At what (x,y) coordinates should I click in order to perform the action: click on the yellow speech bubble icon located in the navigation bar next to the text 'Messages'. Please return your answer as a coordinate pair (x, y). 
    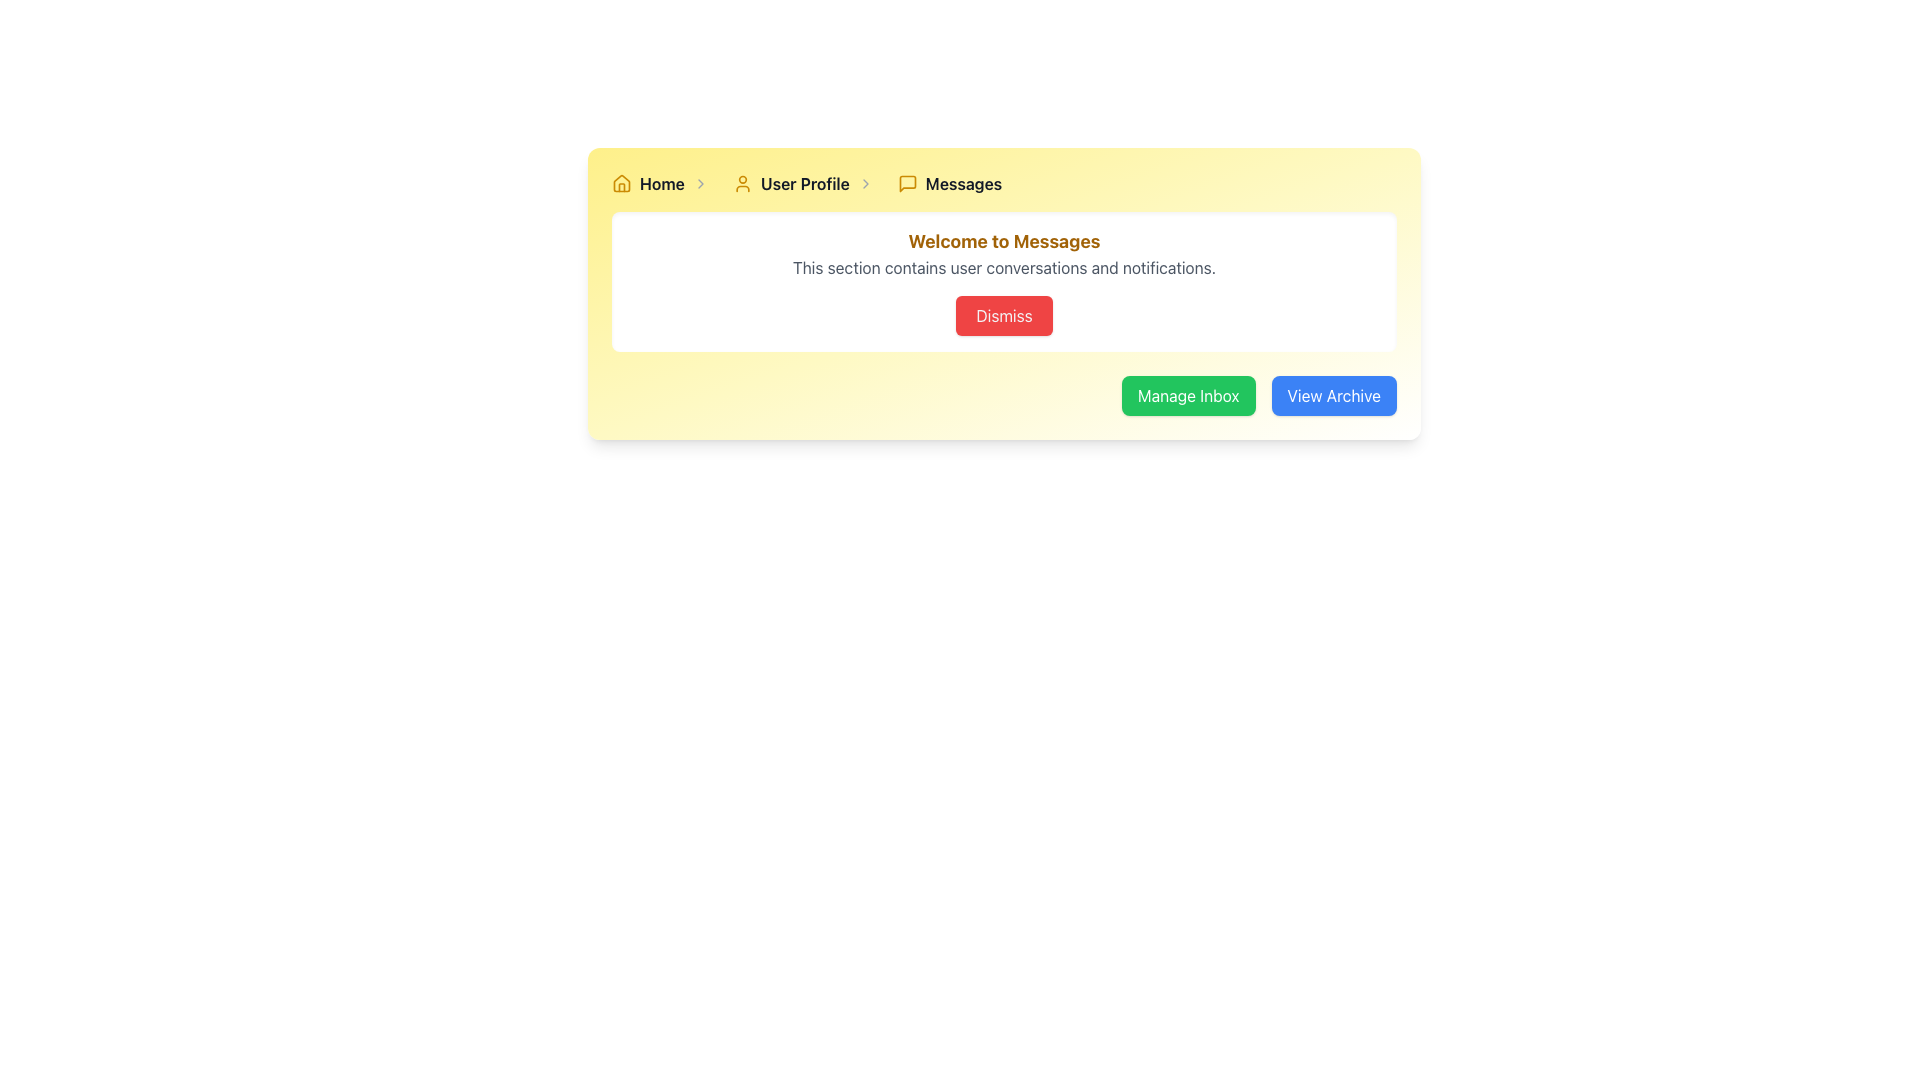
    Looking at the image, I should click on (906, 184).